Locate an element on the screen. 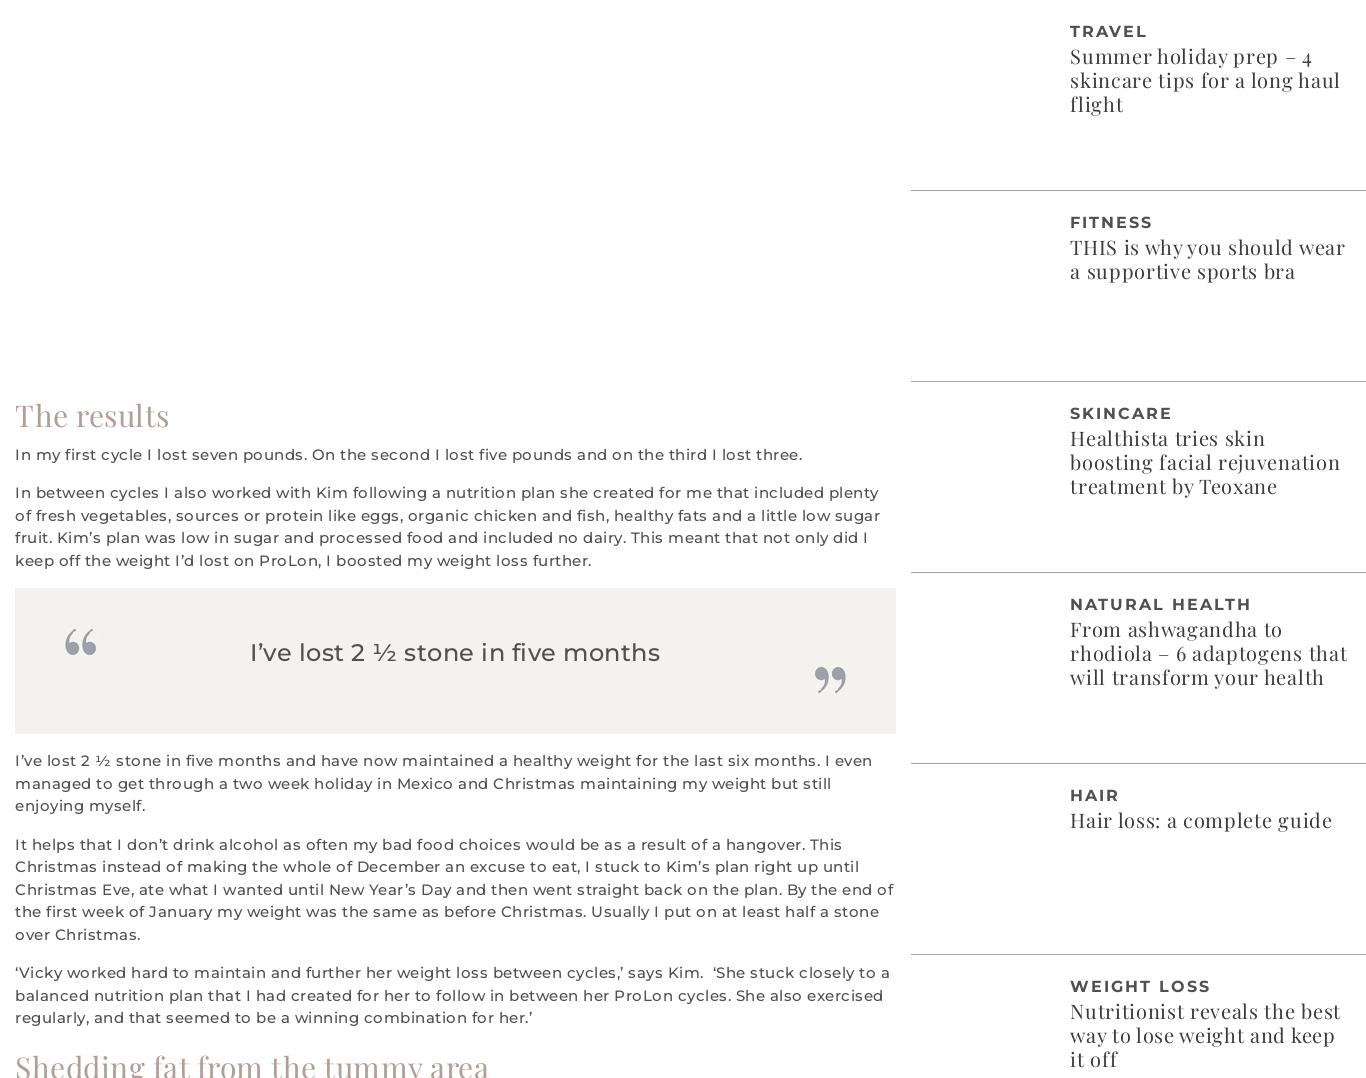 Image resolution: width=1366 pixels, height=1078 pixels. 'The results' is located at coordinates (91, 412).